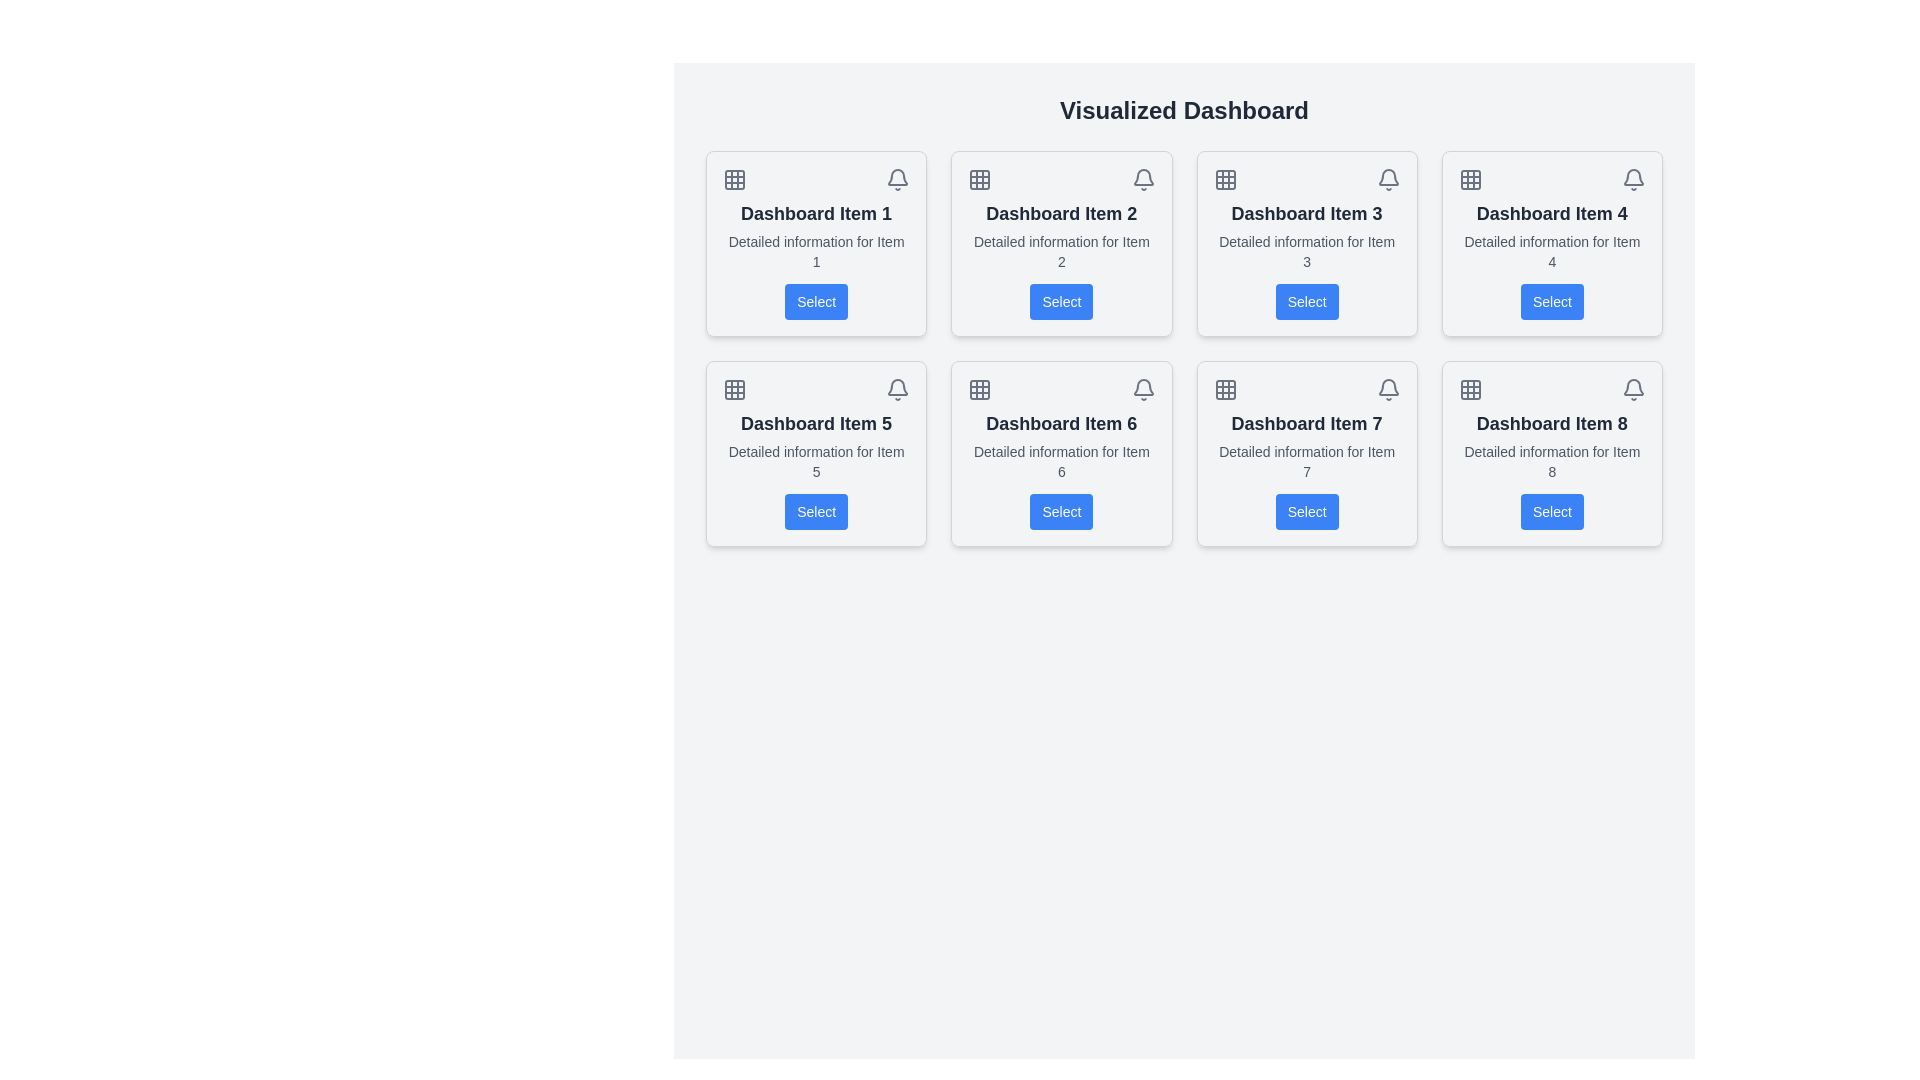  I want to click on the 'Dashboard Item 6' text label that is bold and serves as the main title of a card in the second column of the second row of the dashboard grid, so click(1060, 423).